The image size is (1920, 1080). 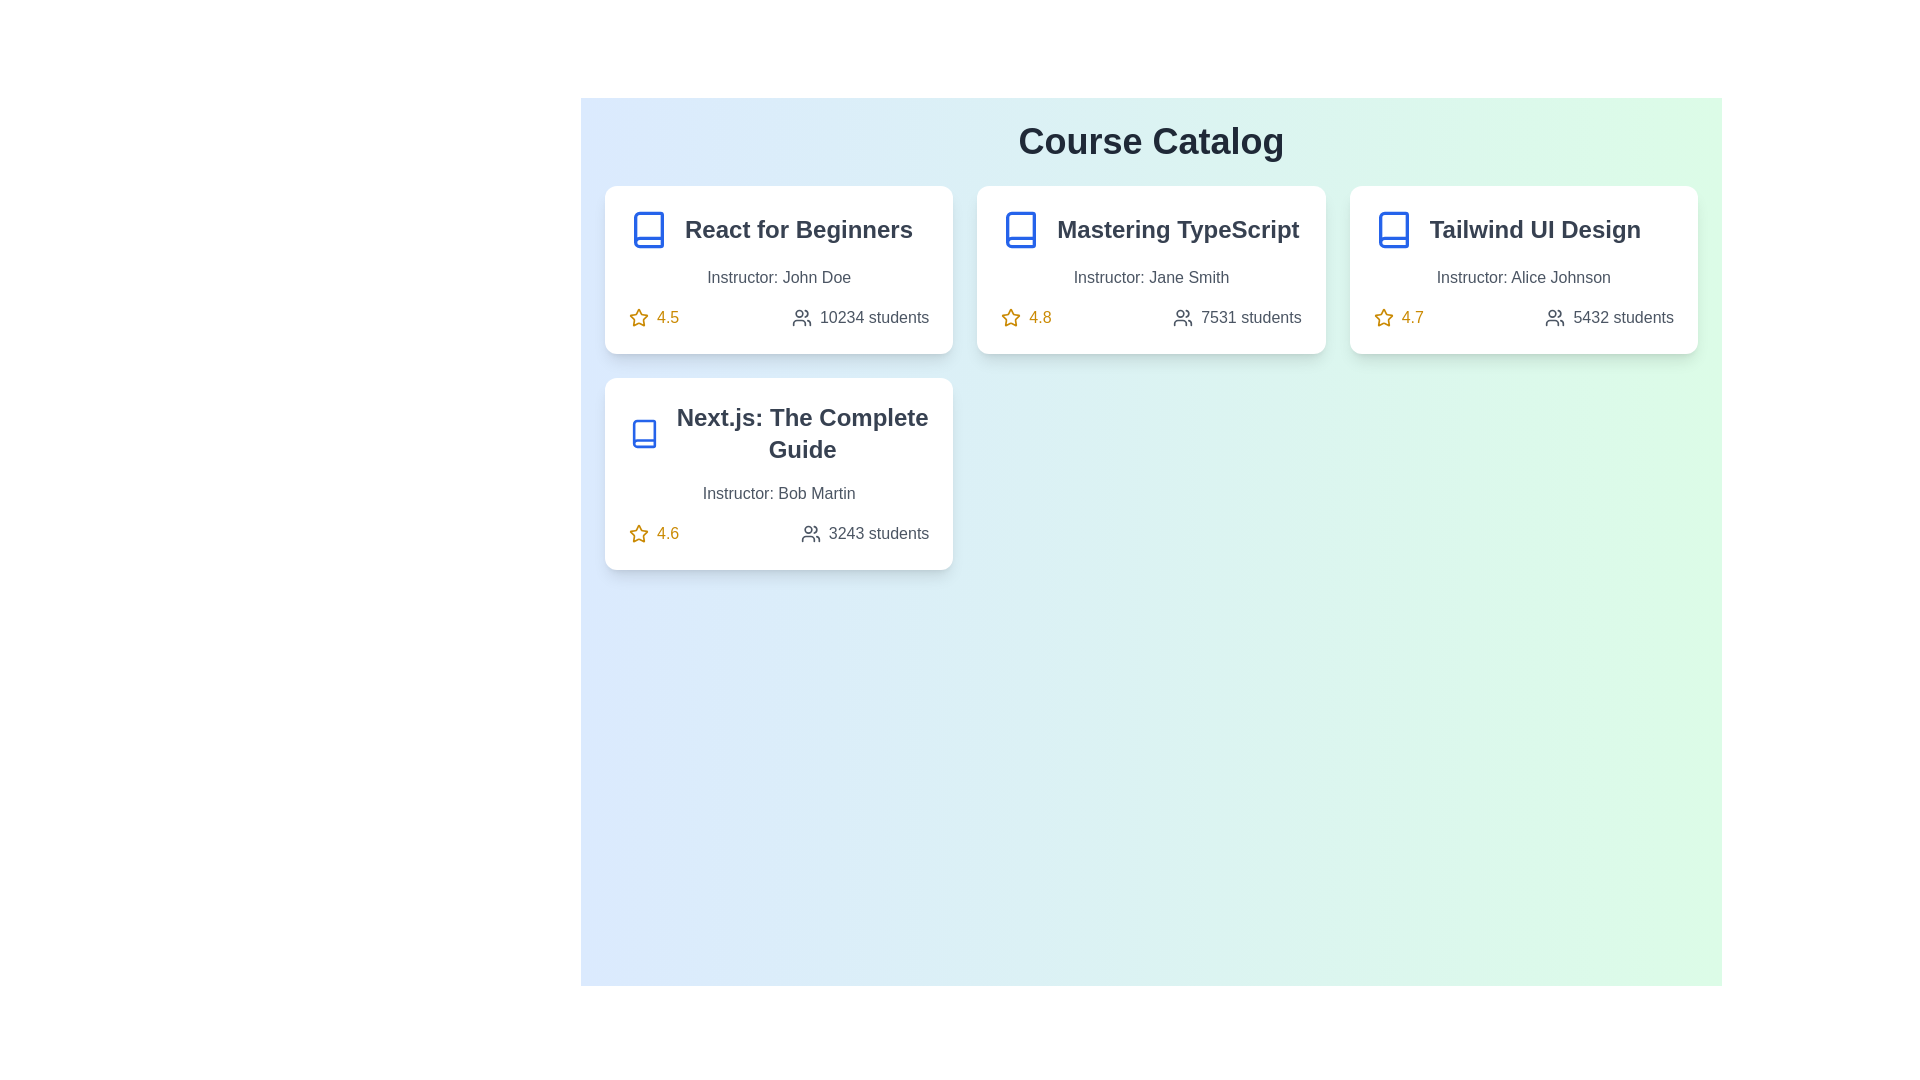 I want to click on the bold text label 'Mastering TypeScript' which is the title of the second course card from the left in the first row of the course grid to interact with adjacent elements, so click(x=1178, y=229).